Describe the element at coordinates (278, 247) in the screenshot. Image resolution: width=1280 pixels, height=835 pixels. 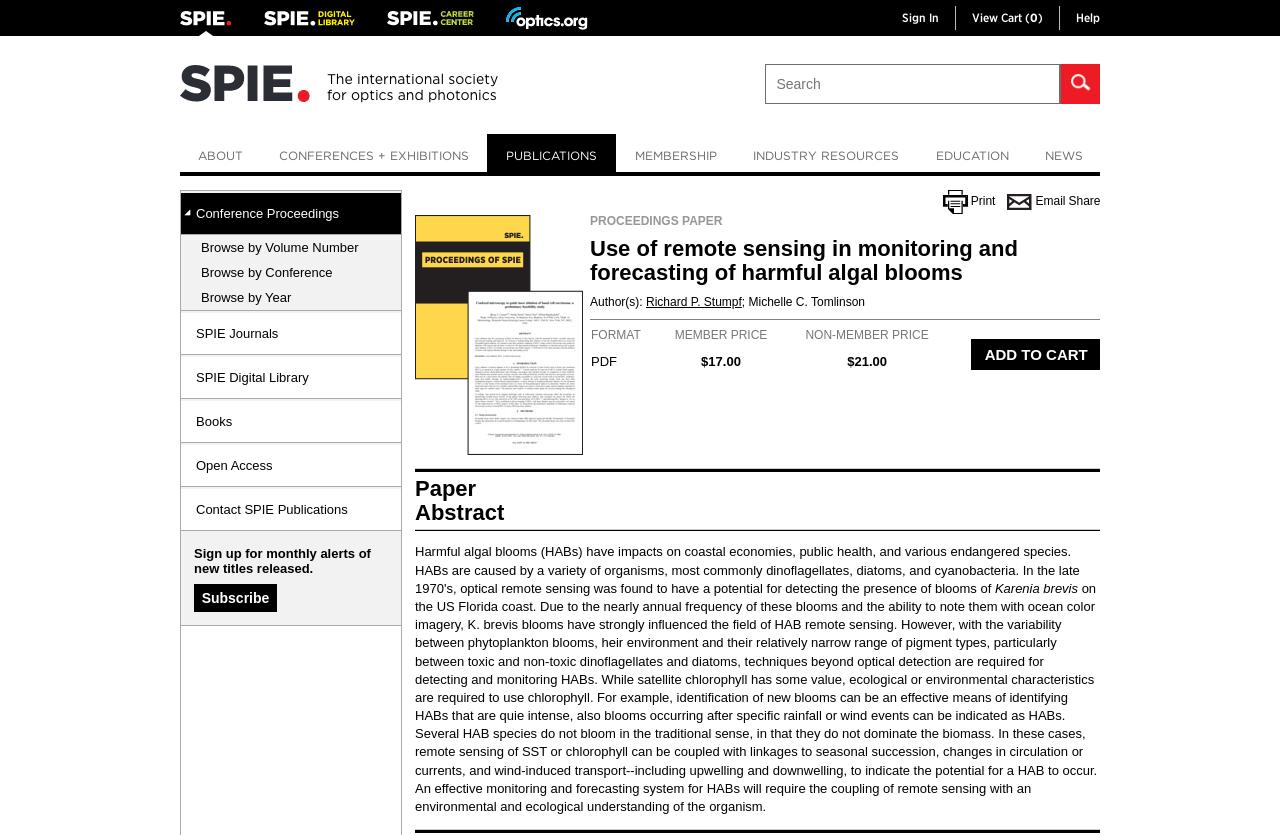
I see `'Browse by Volume Number'` at that location.